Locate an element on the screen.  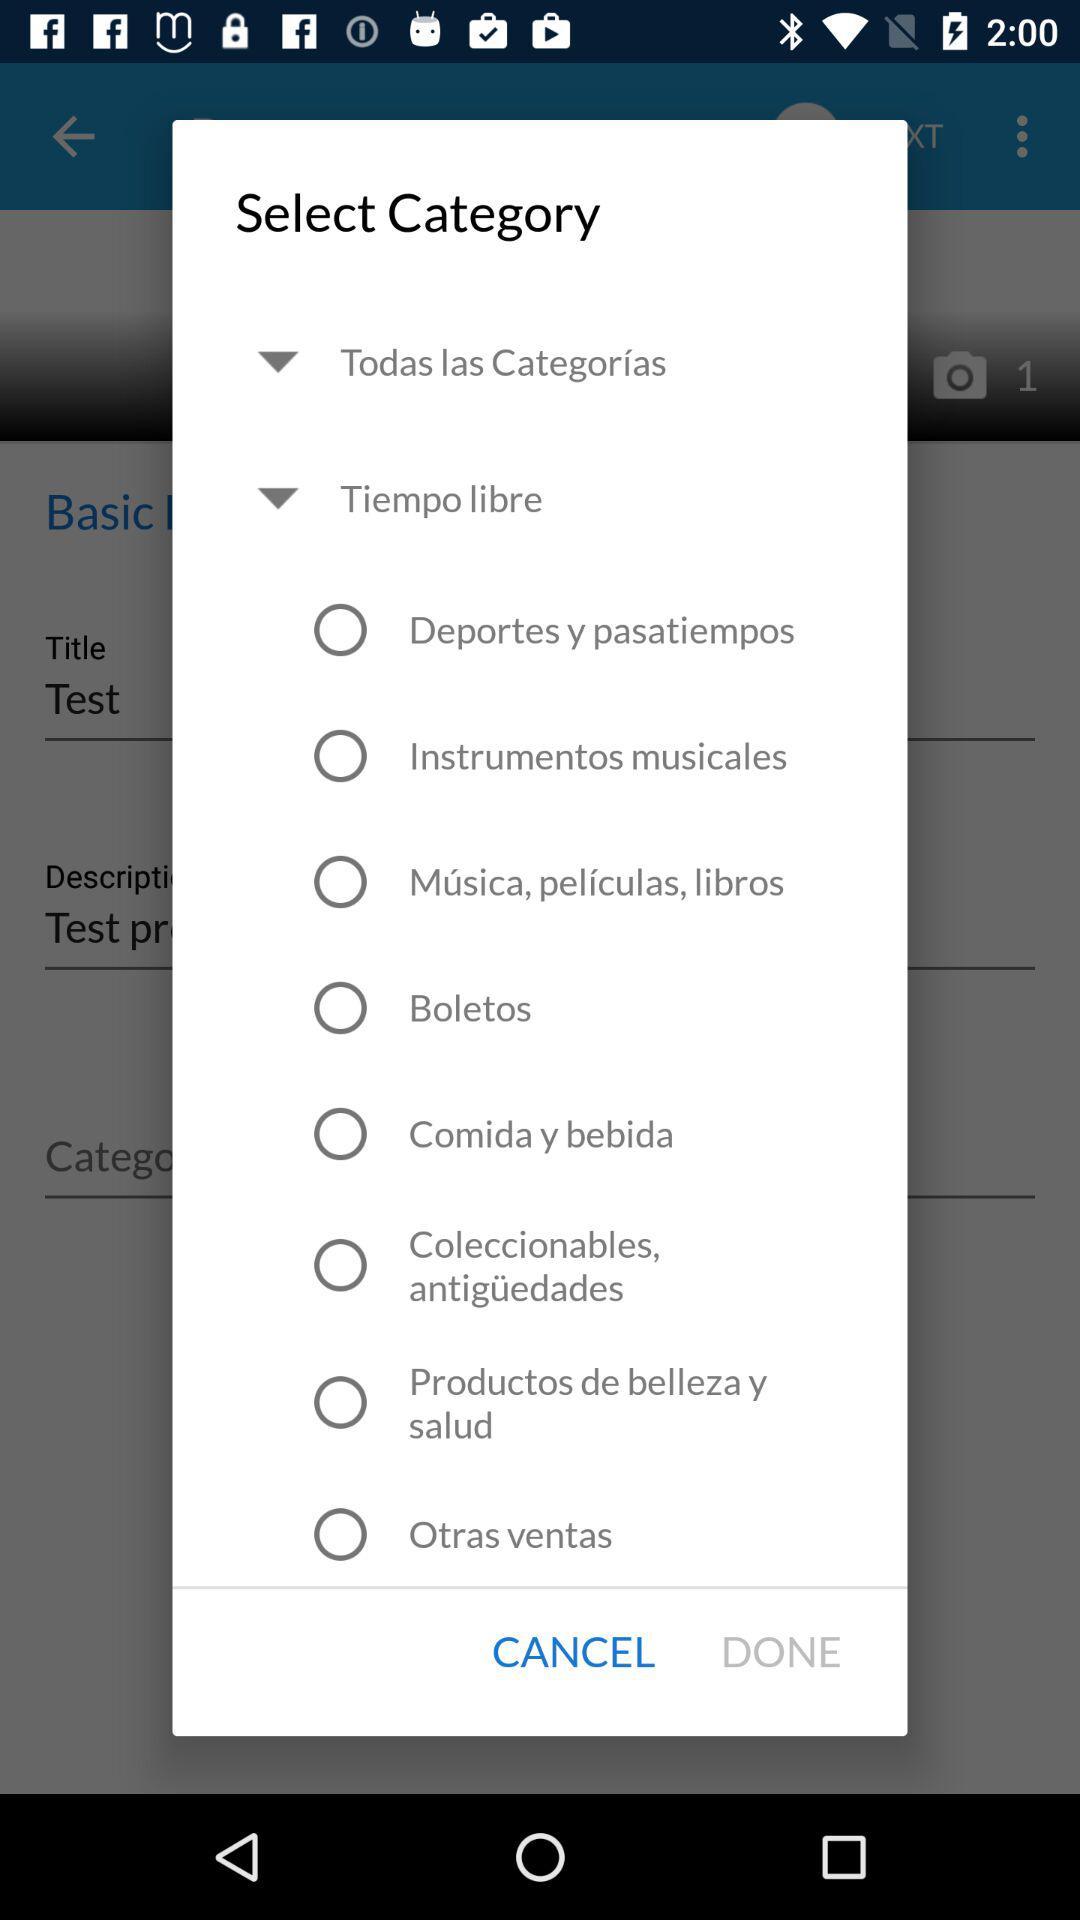
icon above productos de belleza item is located at coordinates (625, 1264).